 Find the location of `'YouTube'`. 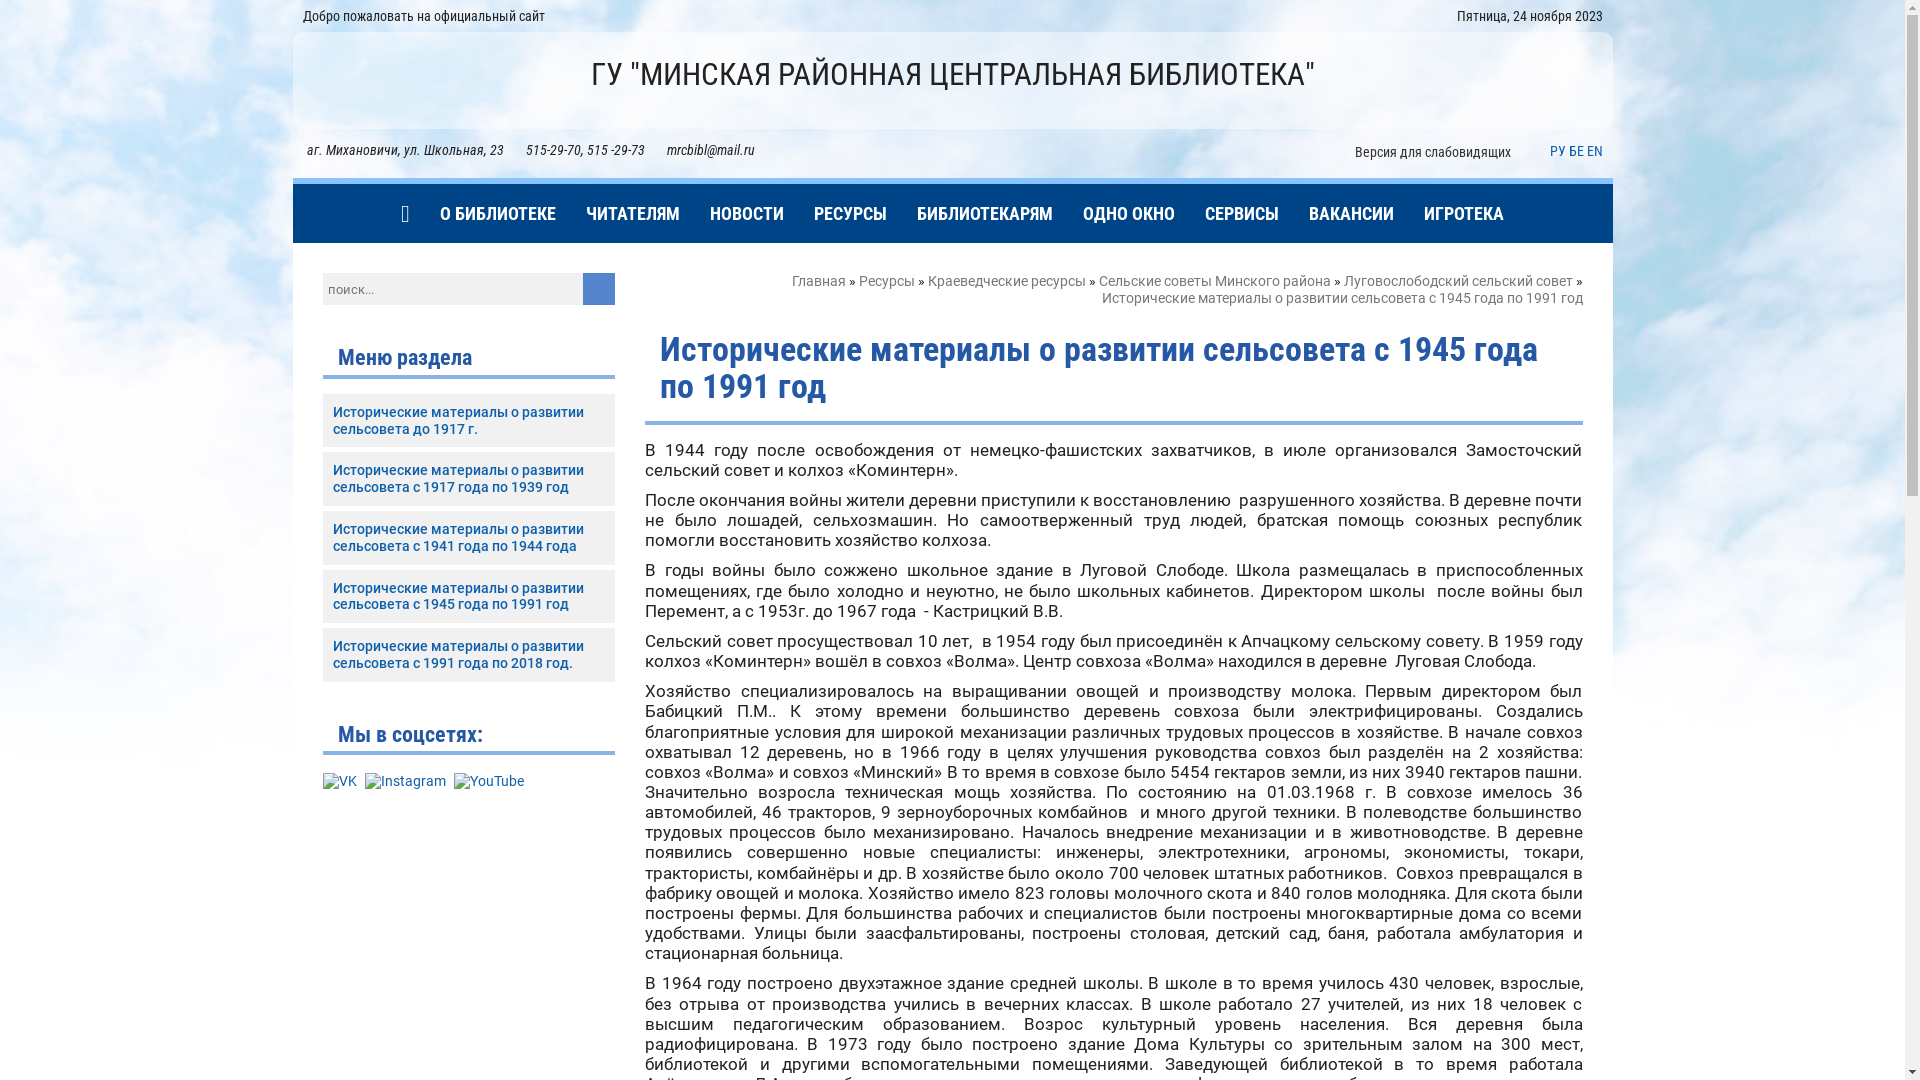

'YouTube' is located at coordinates (453, 780).